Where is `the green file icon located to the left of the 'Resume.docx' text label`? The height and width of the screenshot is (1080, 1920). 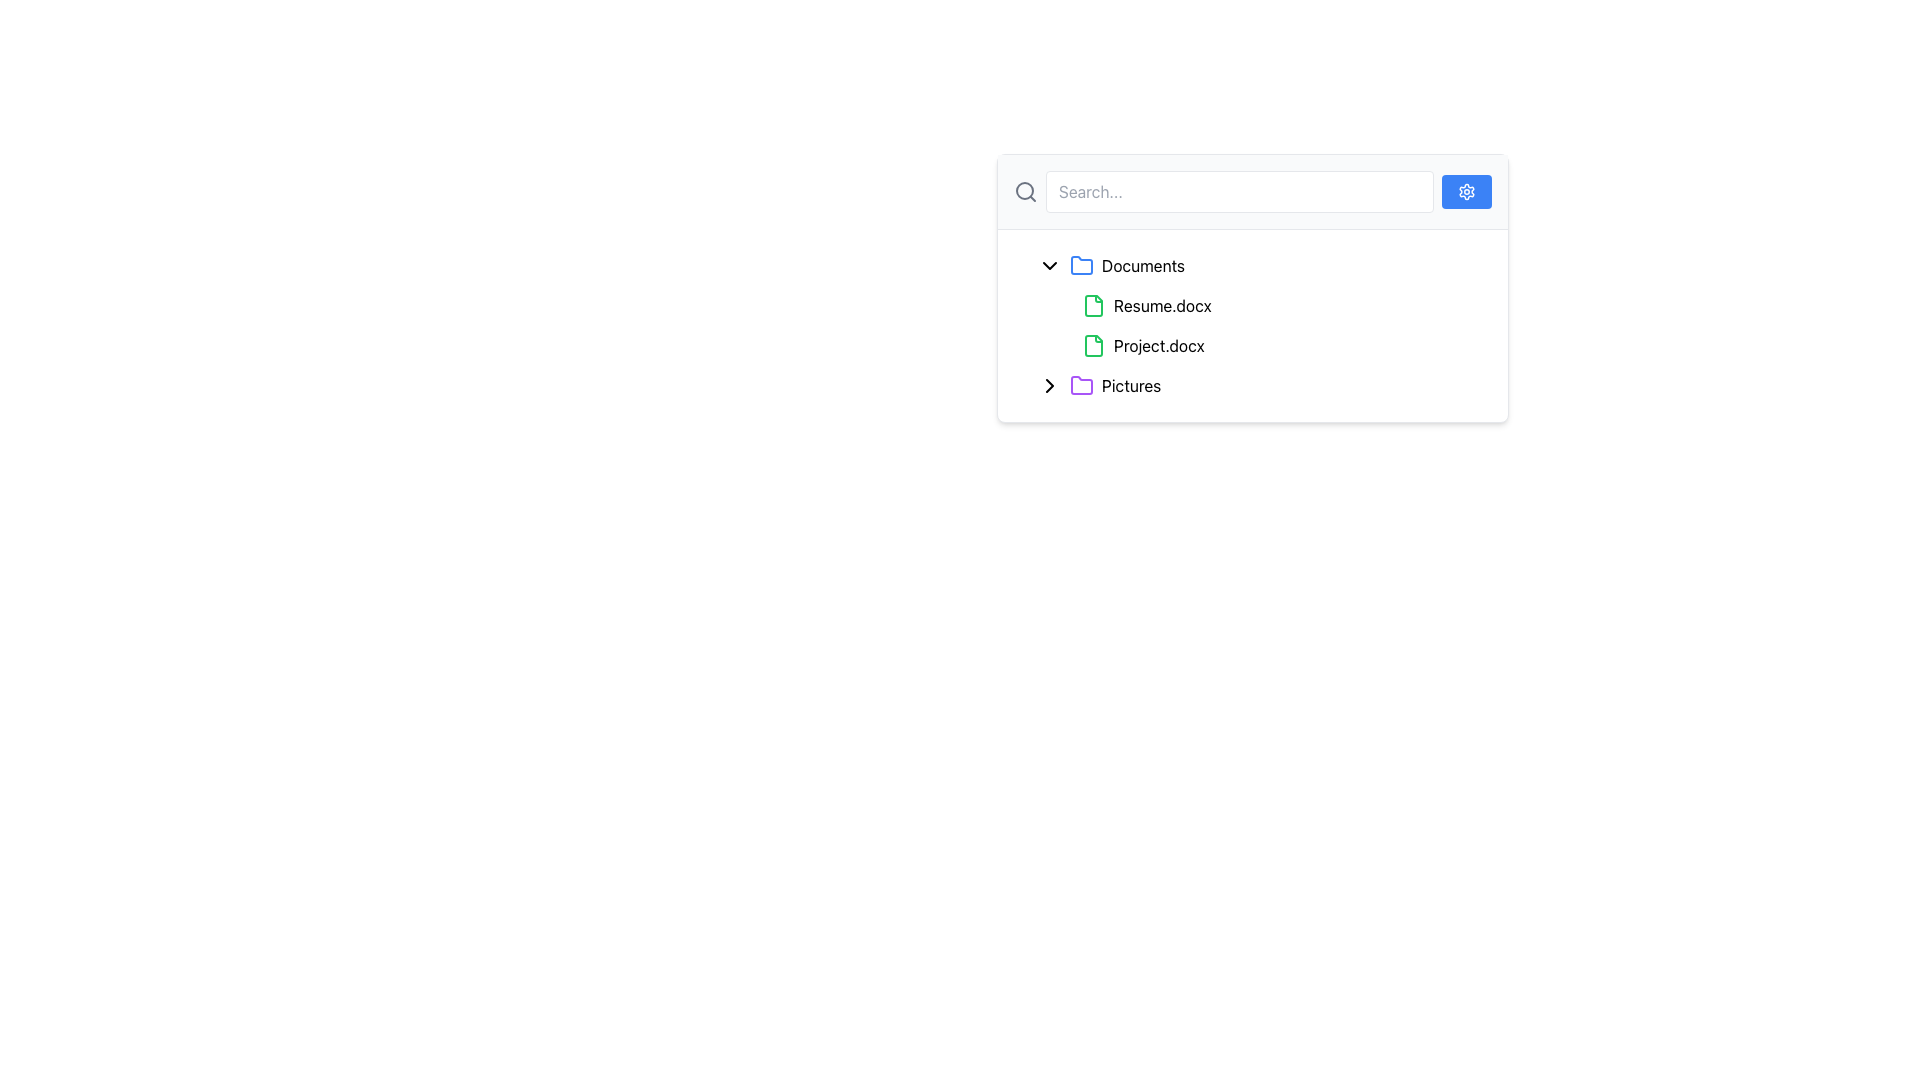
the green file icon located to the left of the 'Resume.docx' text label is located at coordinates (1093, 305).